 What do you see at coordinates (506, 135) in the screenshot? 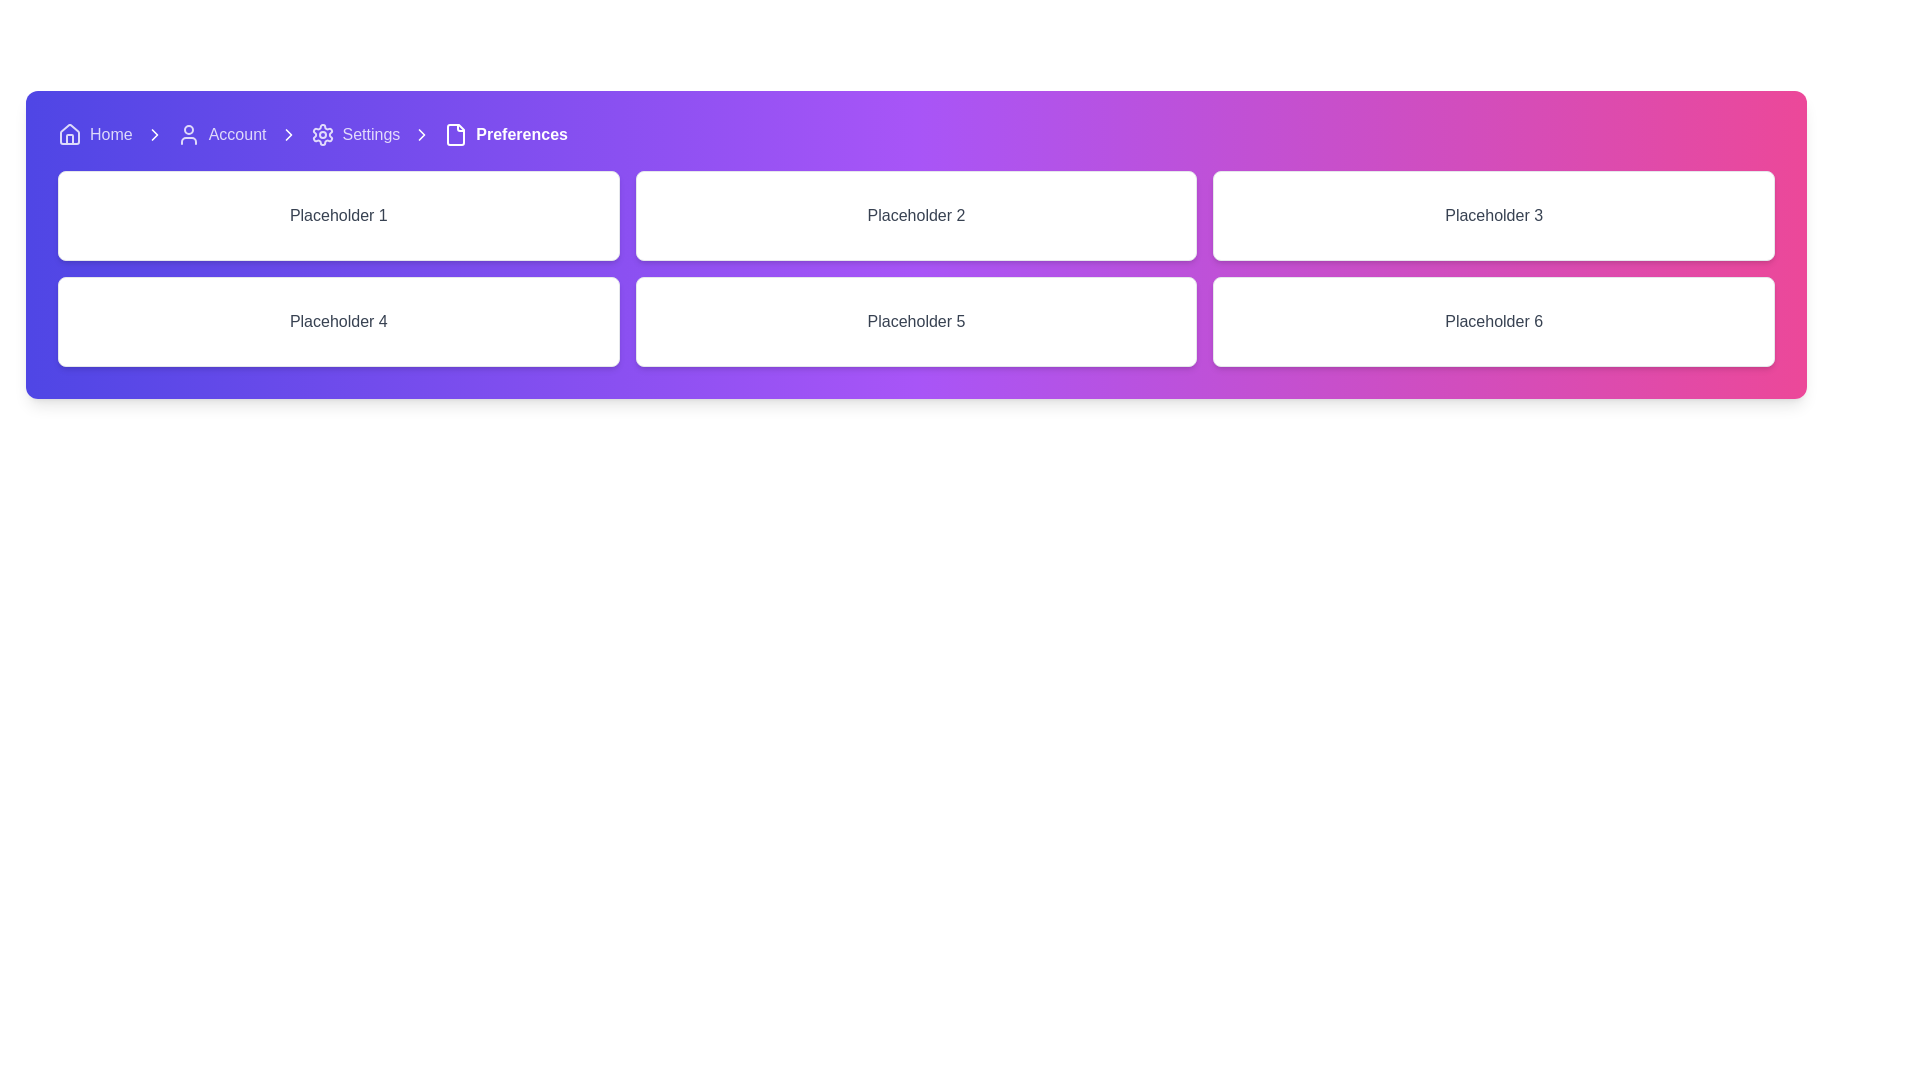
I see `the breadcrumb text link labeled 'Preferences'` at bounding box center [506, 135].